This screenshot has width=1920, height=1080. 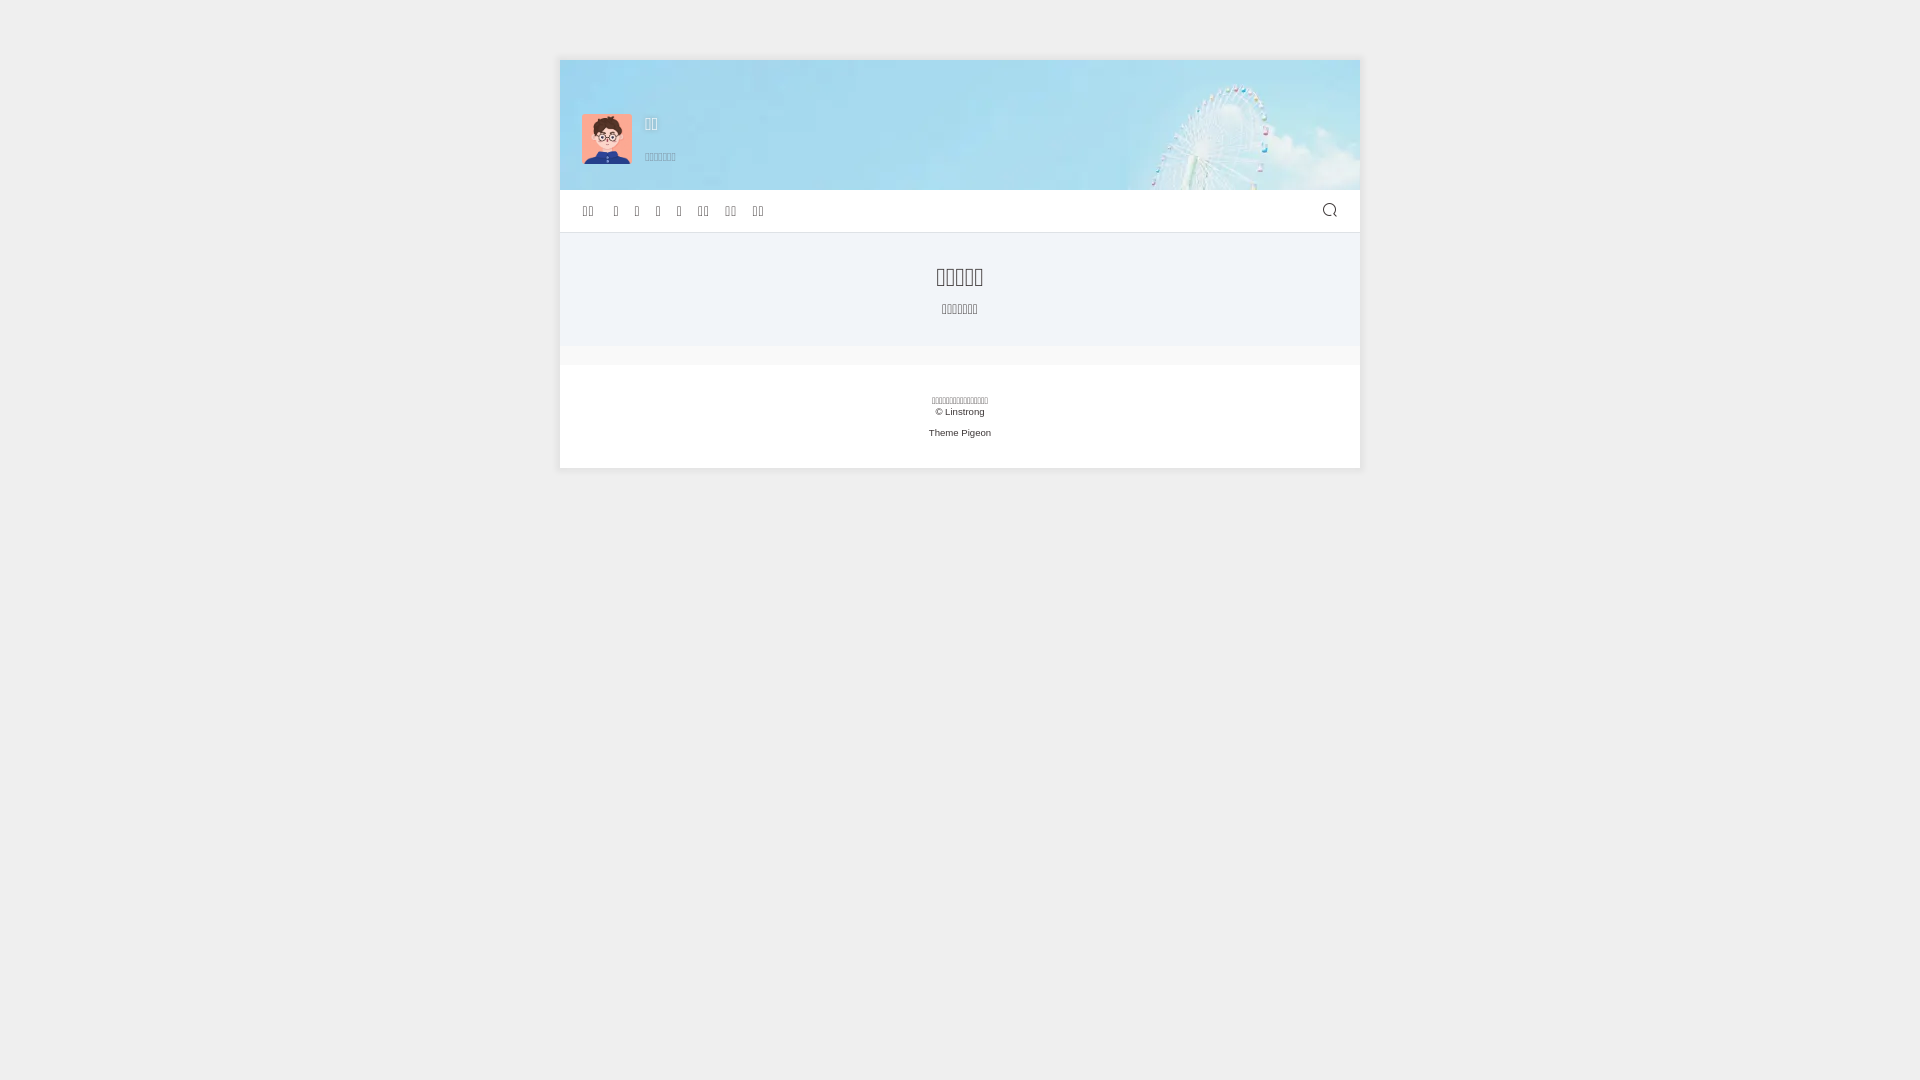 I want to click on 'Pigeon', so click(x=975, y=431).